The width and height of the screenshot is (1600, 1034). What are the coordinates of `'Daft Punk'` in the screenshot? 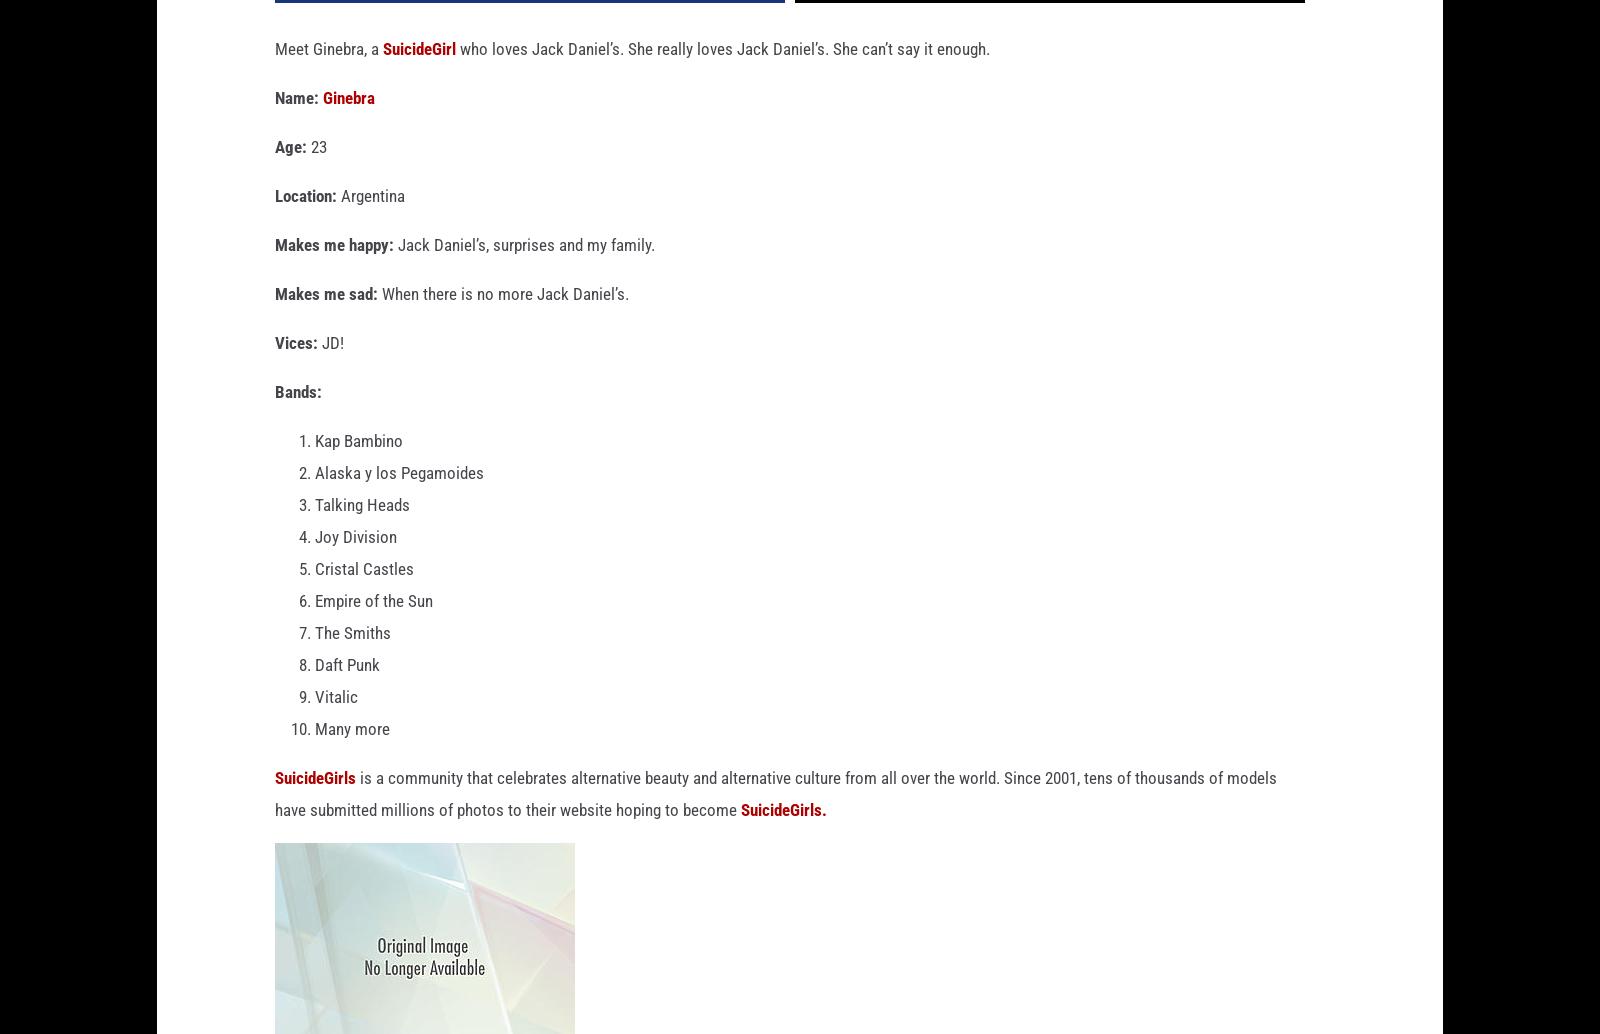 It's located at (347, 697).